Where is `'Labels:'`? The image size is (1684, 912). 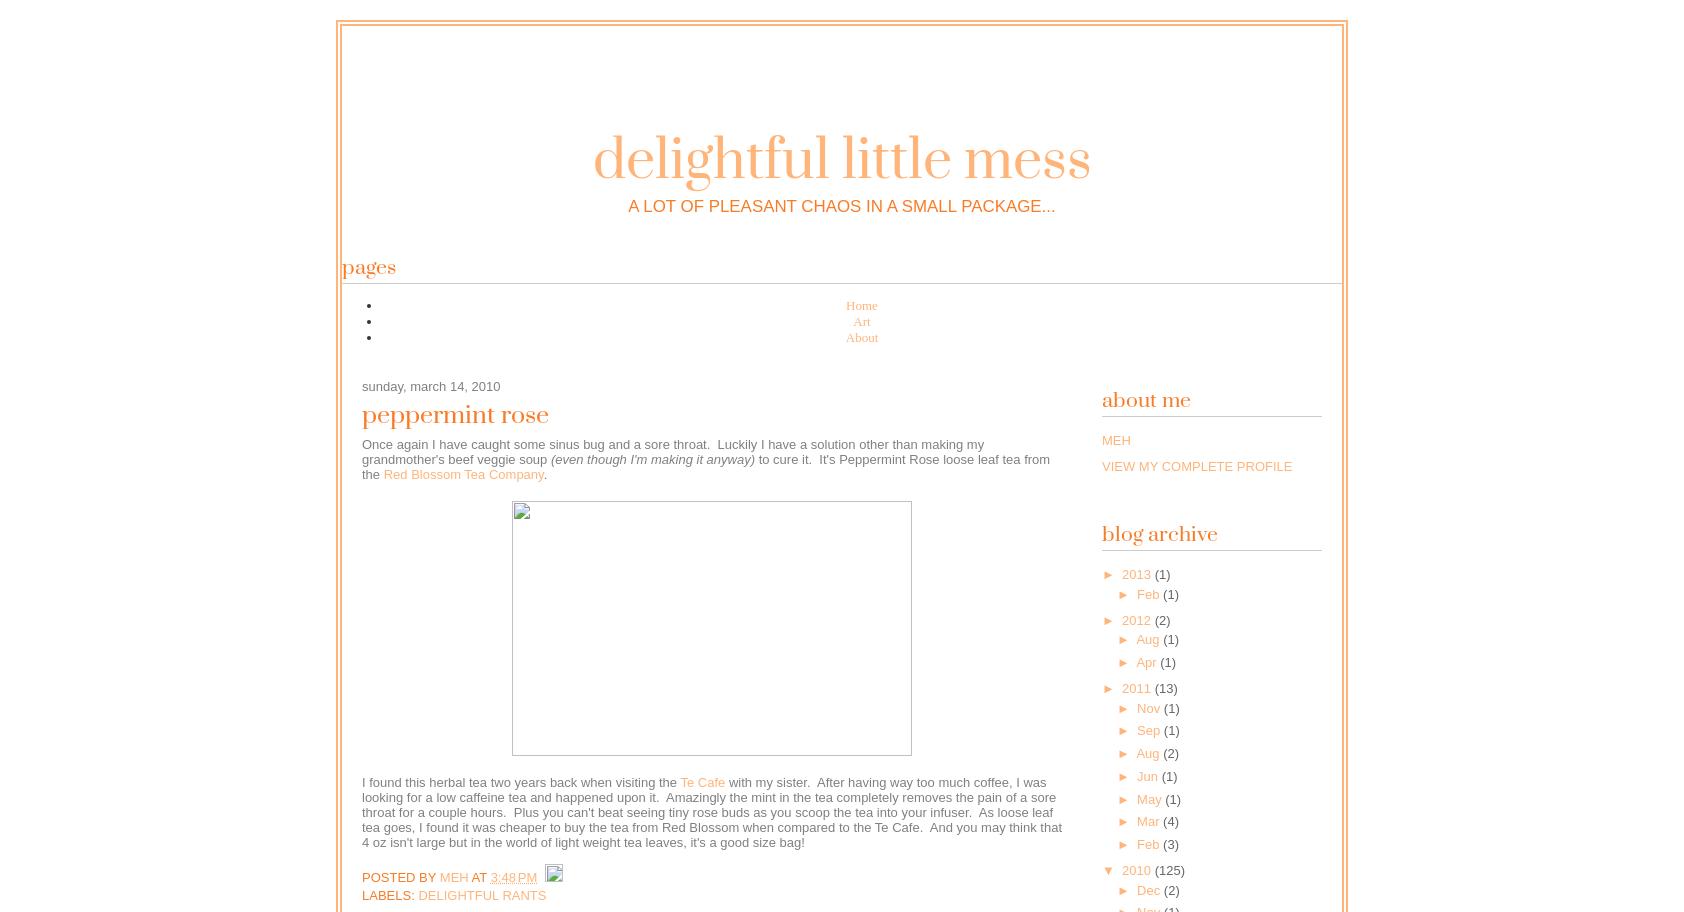
'Labels:' is located at coordinates (390, 893).